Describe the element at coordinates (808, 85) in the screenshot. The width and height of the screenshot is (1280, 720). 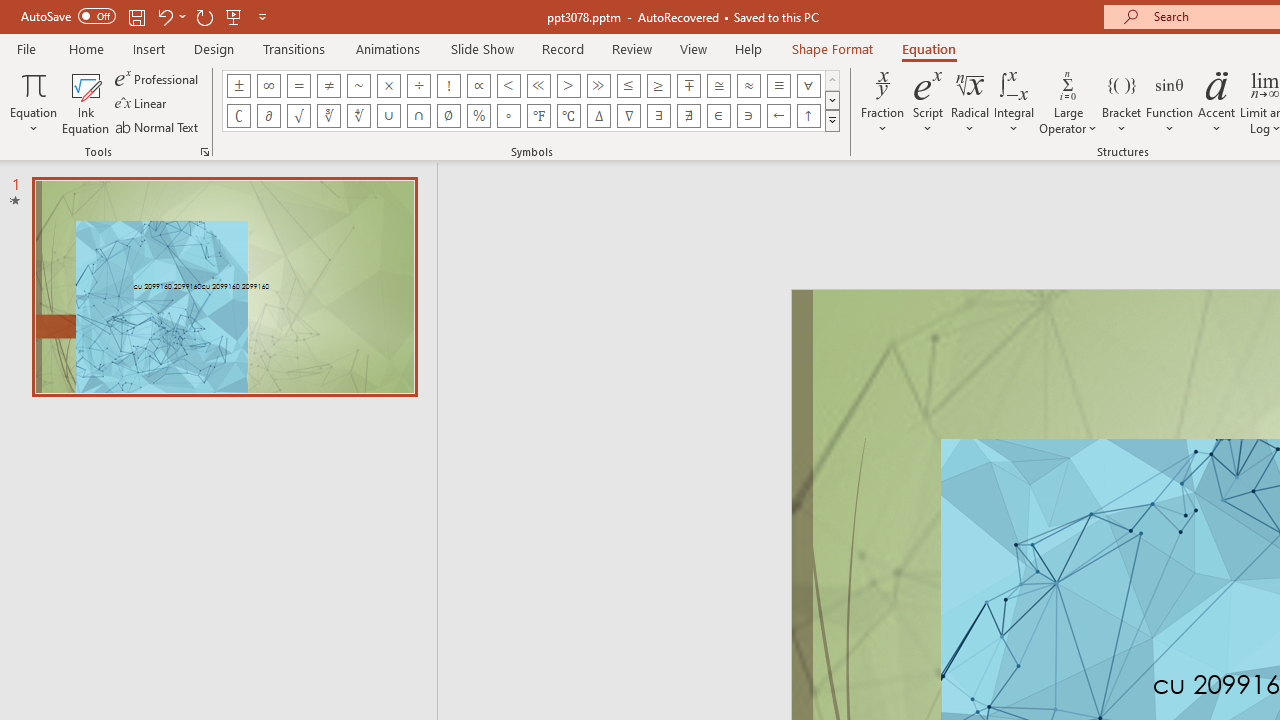
I see `'Equation Symbol For All'` at that location.